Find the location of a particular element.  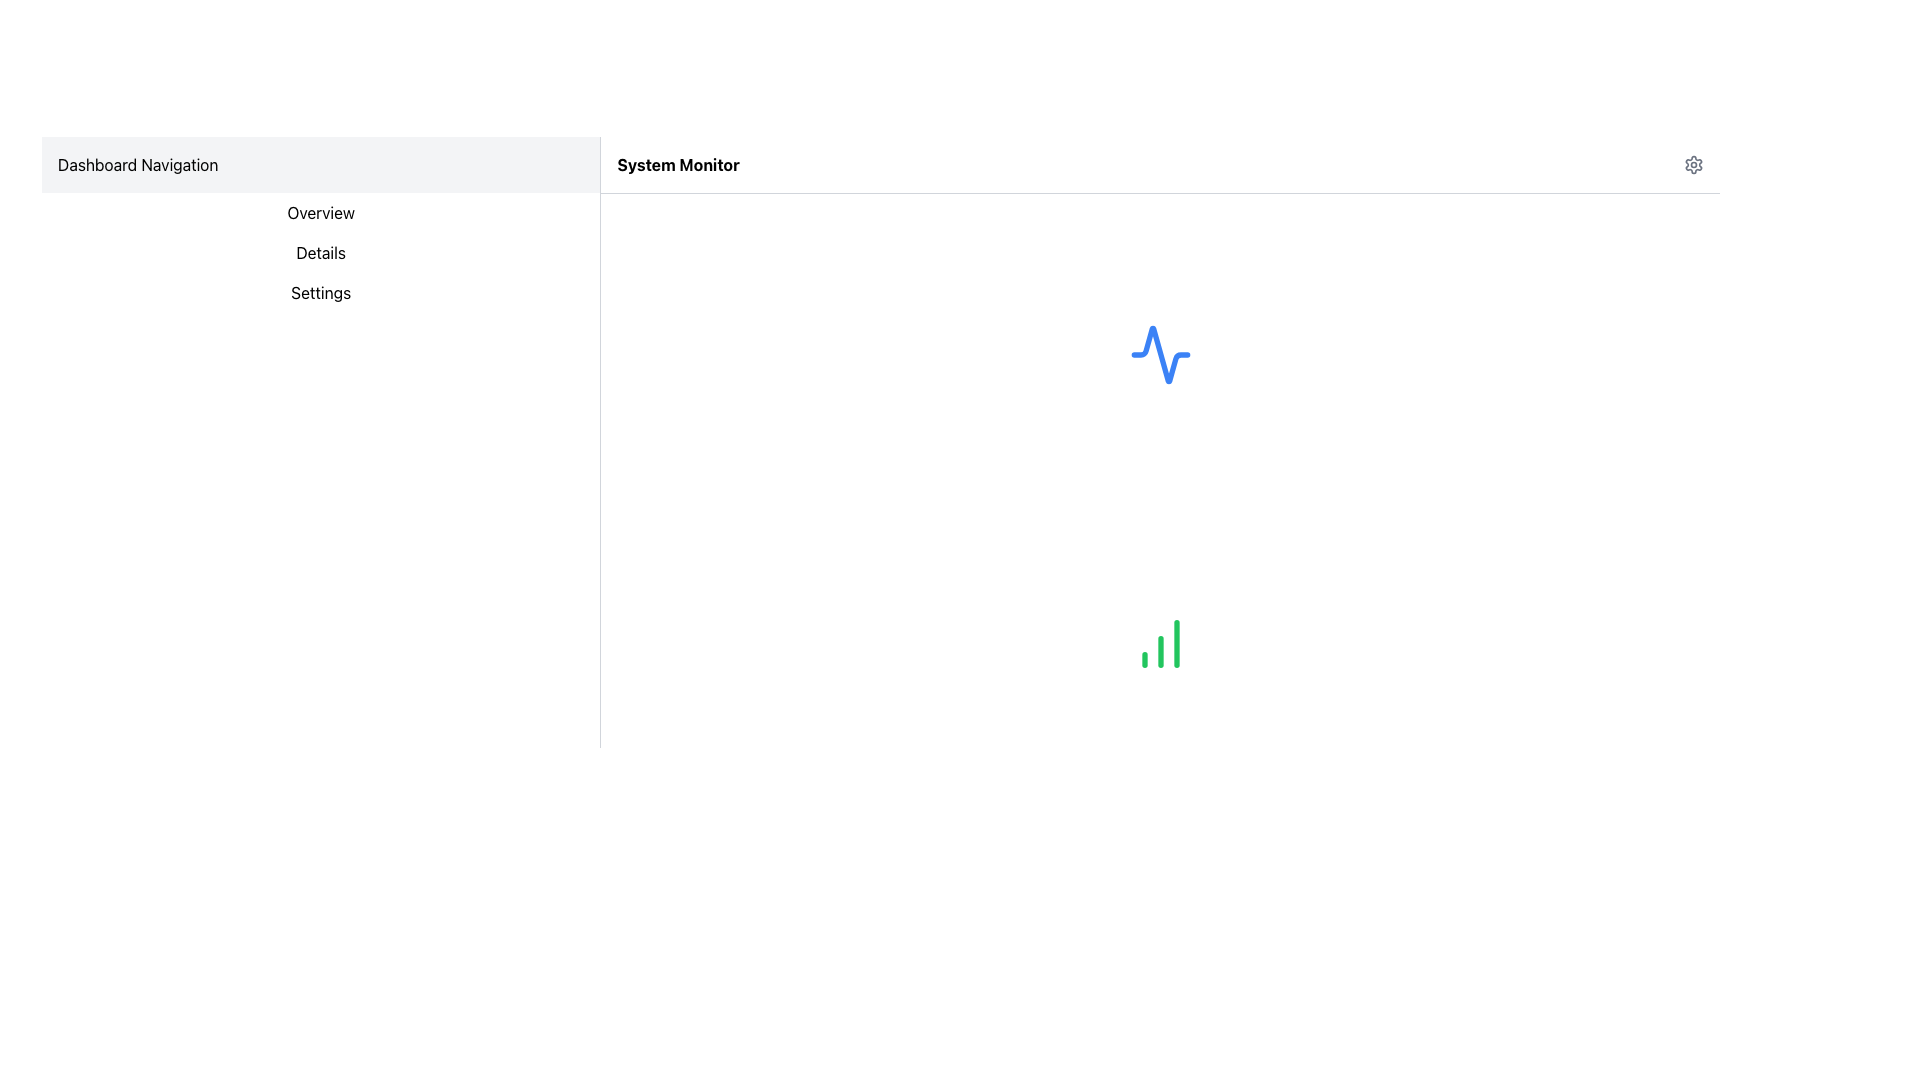

the gear icon located in the top-right corner of the interface is located at coordinates (1693, 164).